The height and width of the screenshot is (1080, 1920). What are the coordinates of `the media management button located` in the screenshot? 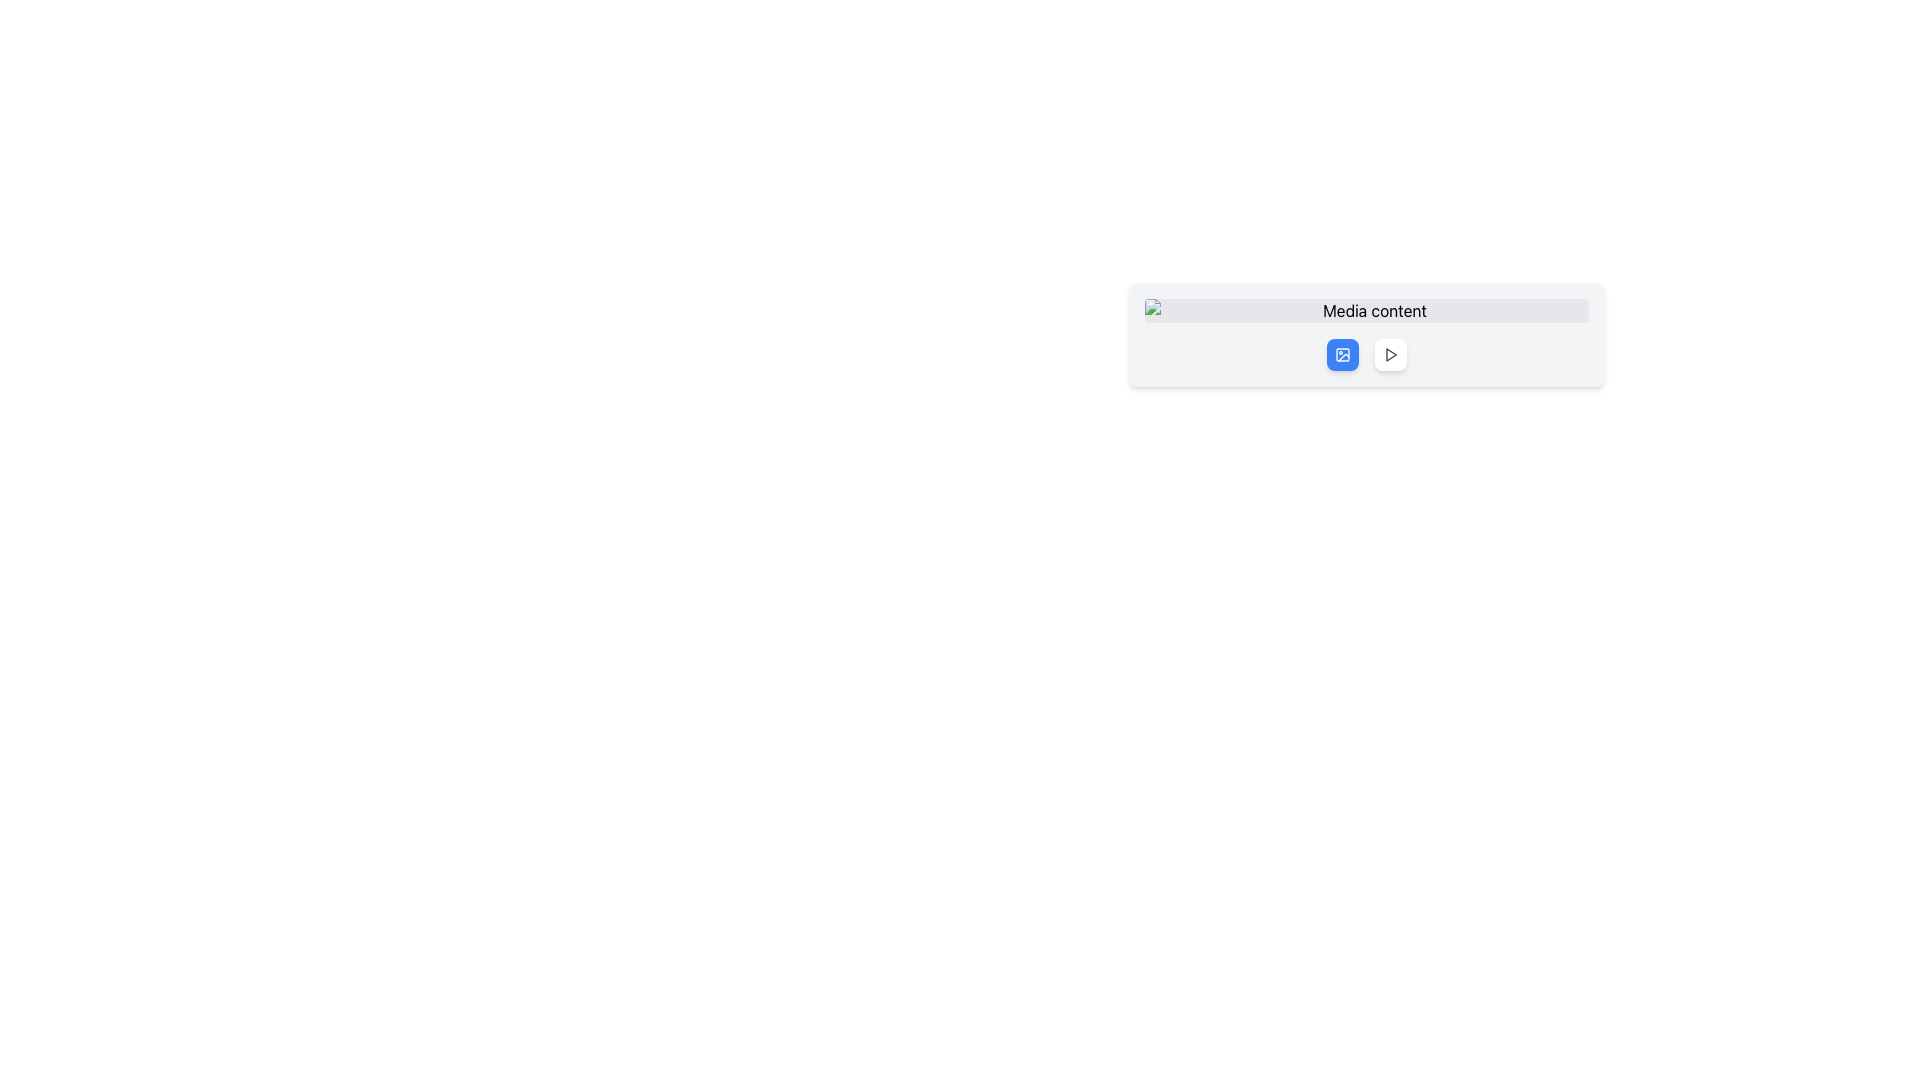 It's located at (1343, 353).